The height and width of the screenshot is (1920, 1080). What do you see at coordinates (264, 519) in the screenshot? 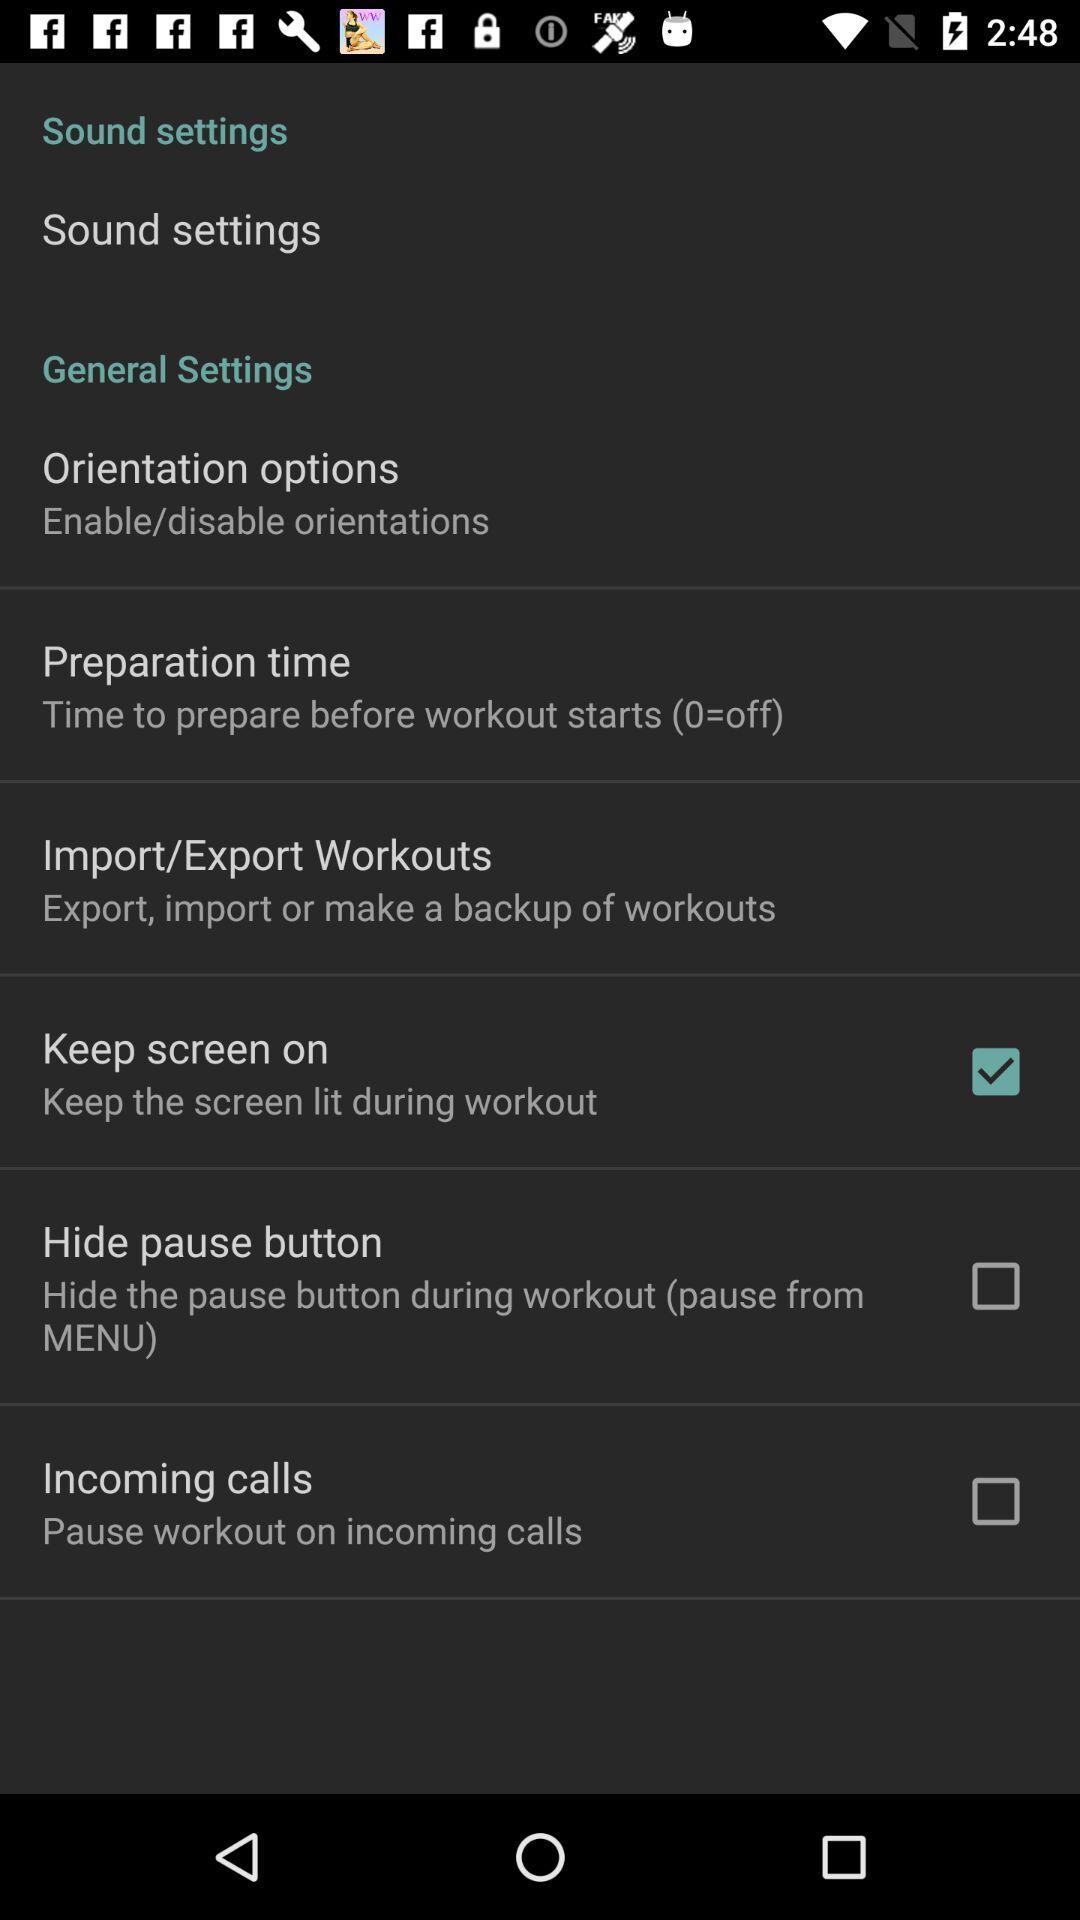
I see `the app above the preparation time icon` at bounding box center [264, 519].